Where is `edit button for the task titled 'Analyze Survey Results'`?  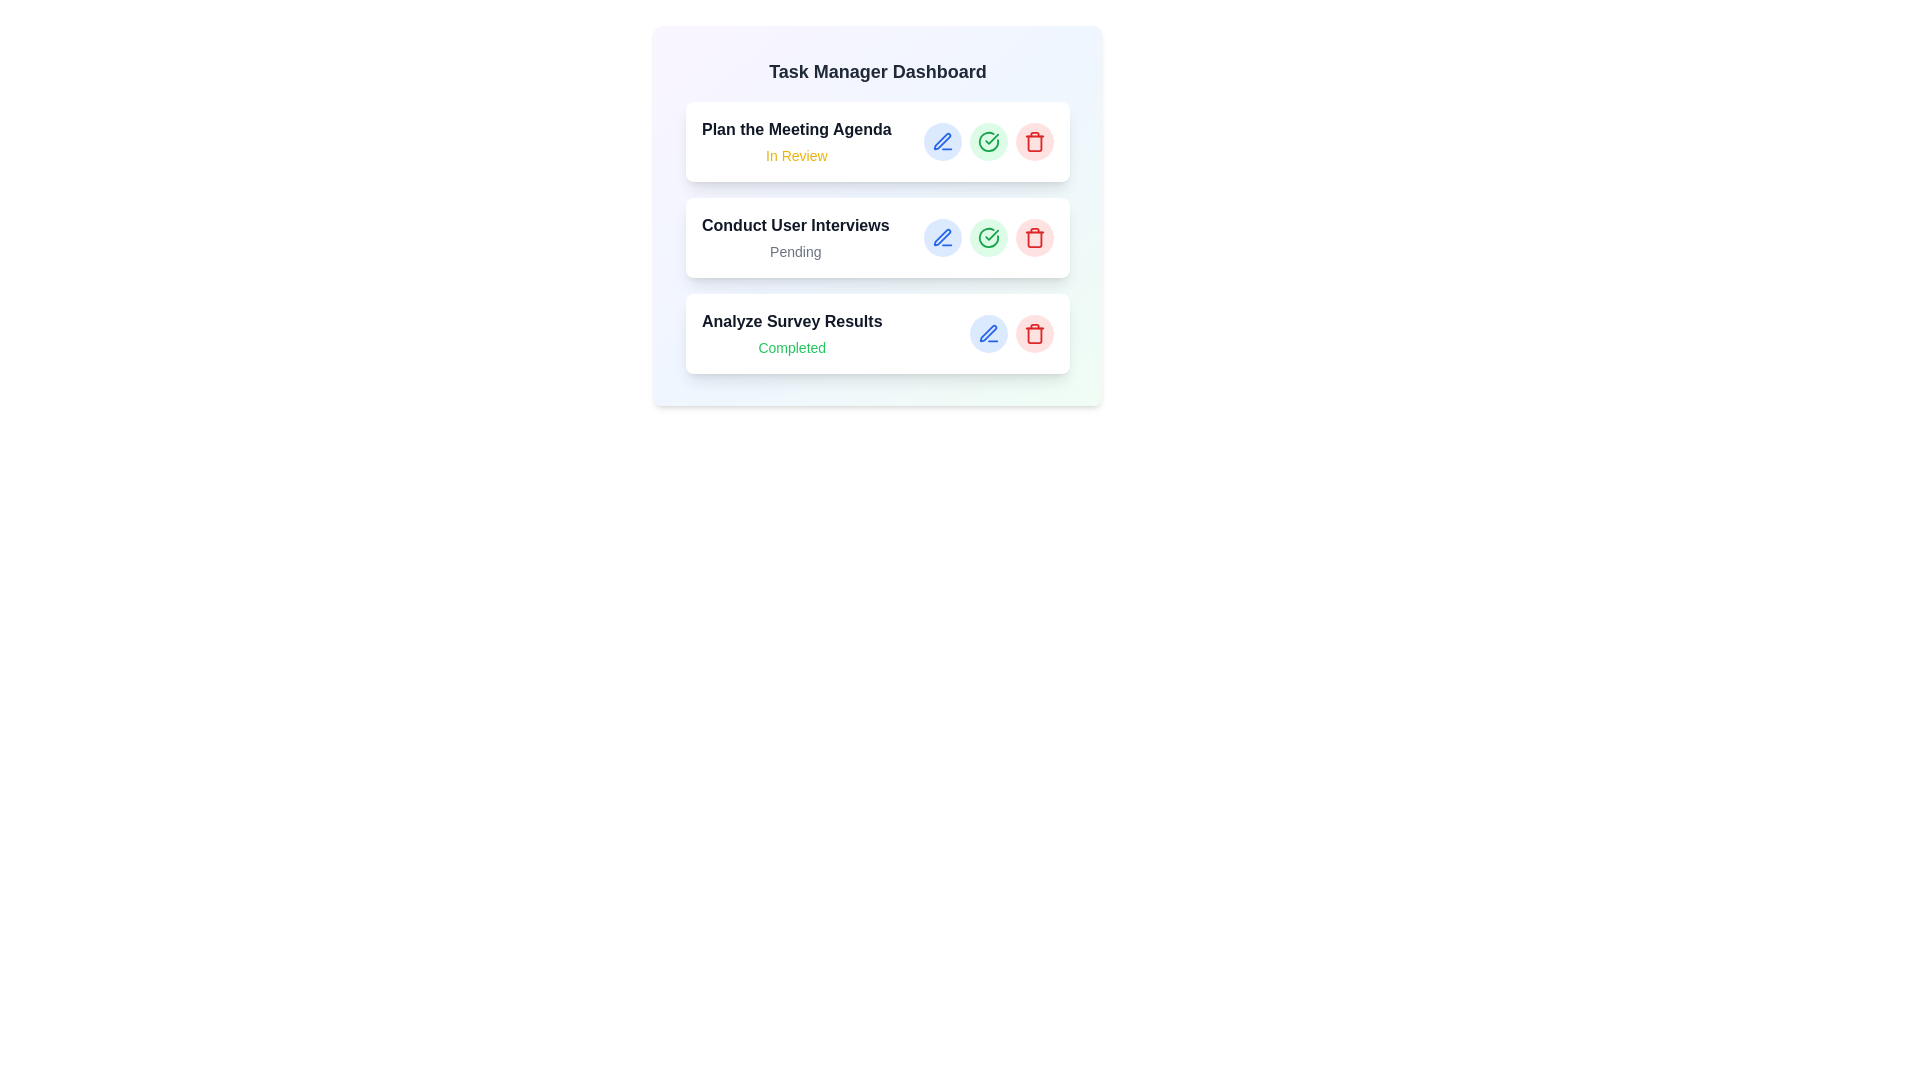
edit button for the task titled 'Analyze Survey Results' is located at coordinates (988, 333).